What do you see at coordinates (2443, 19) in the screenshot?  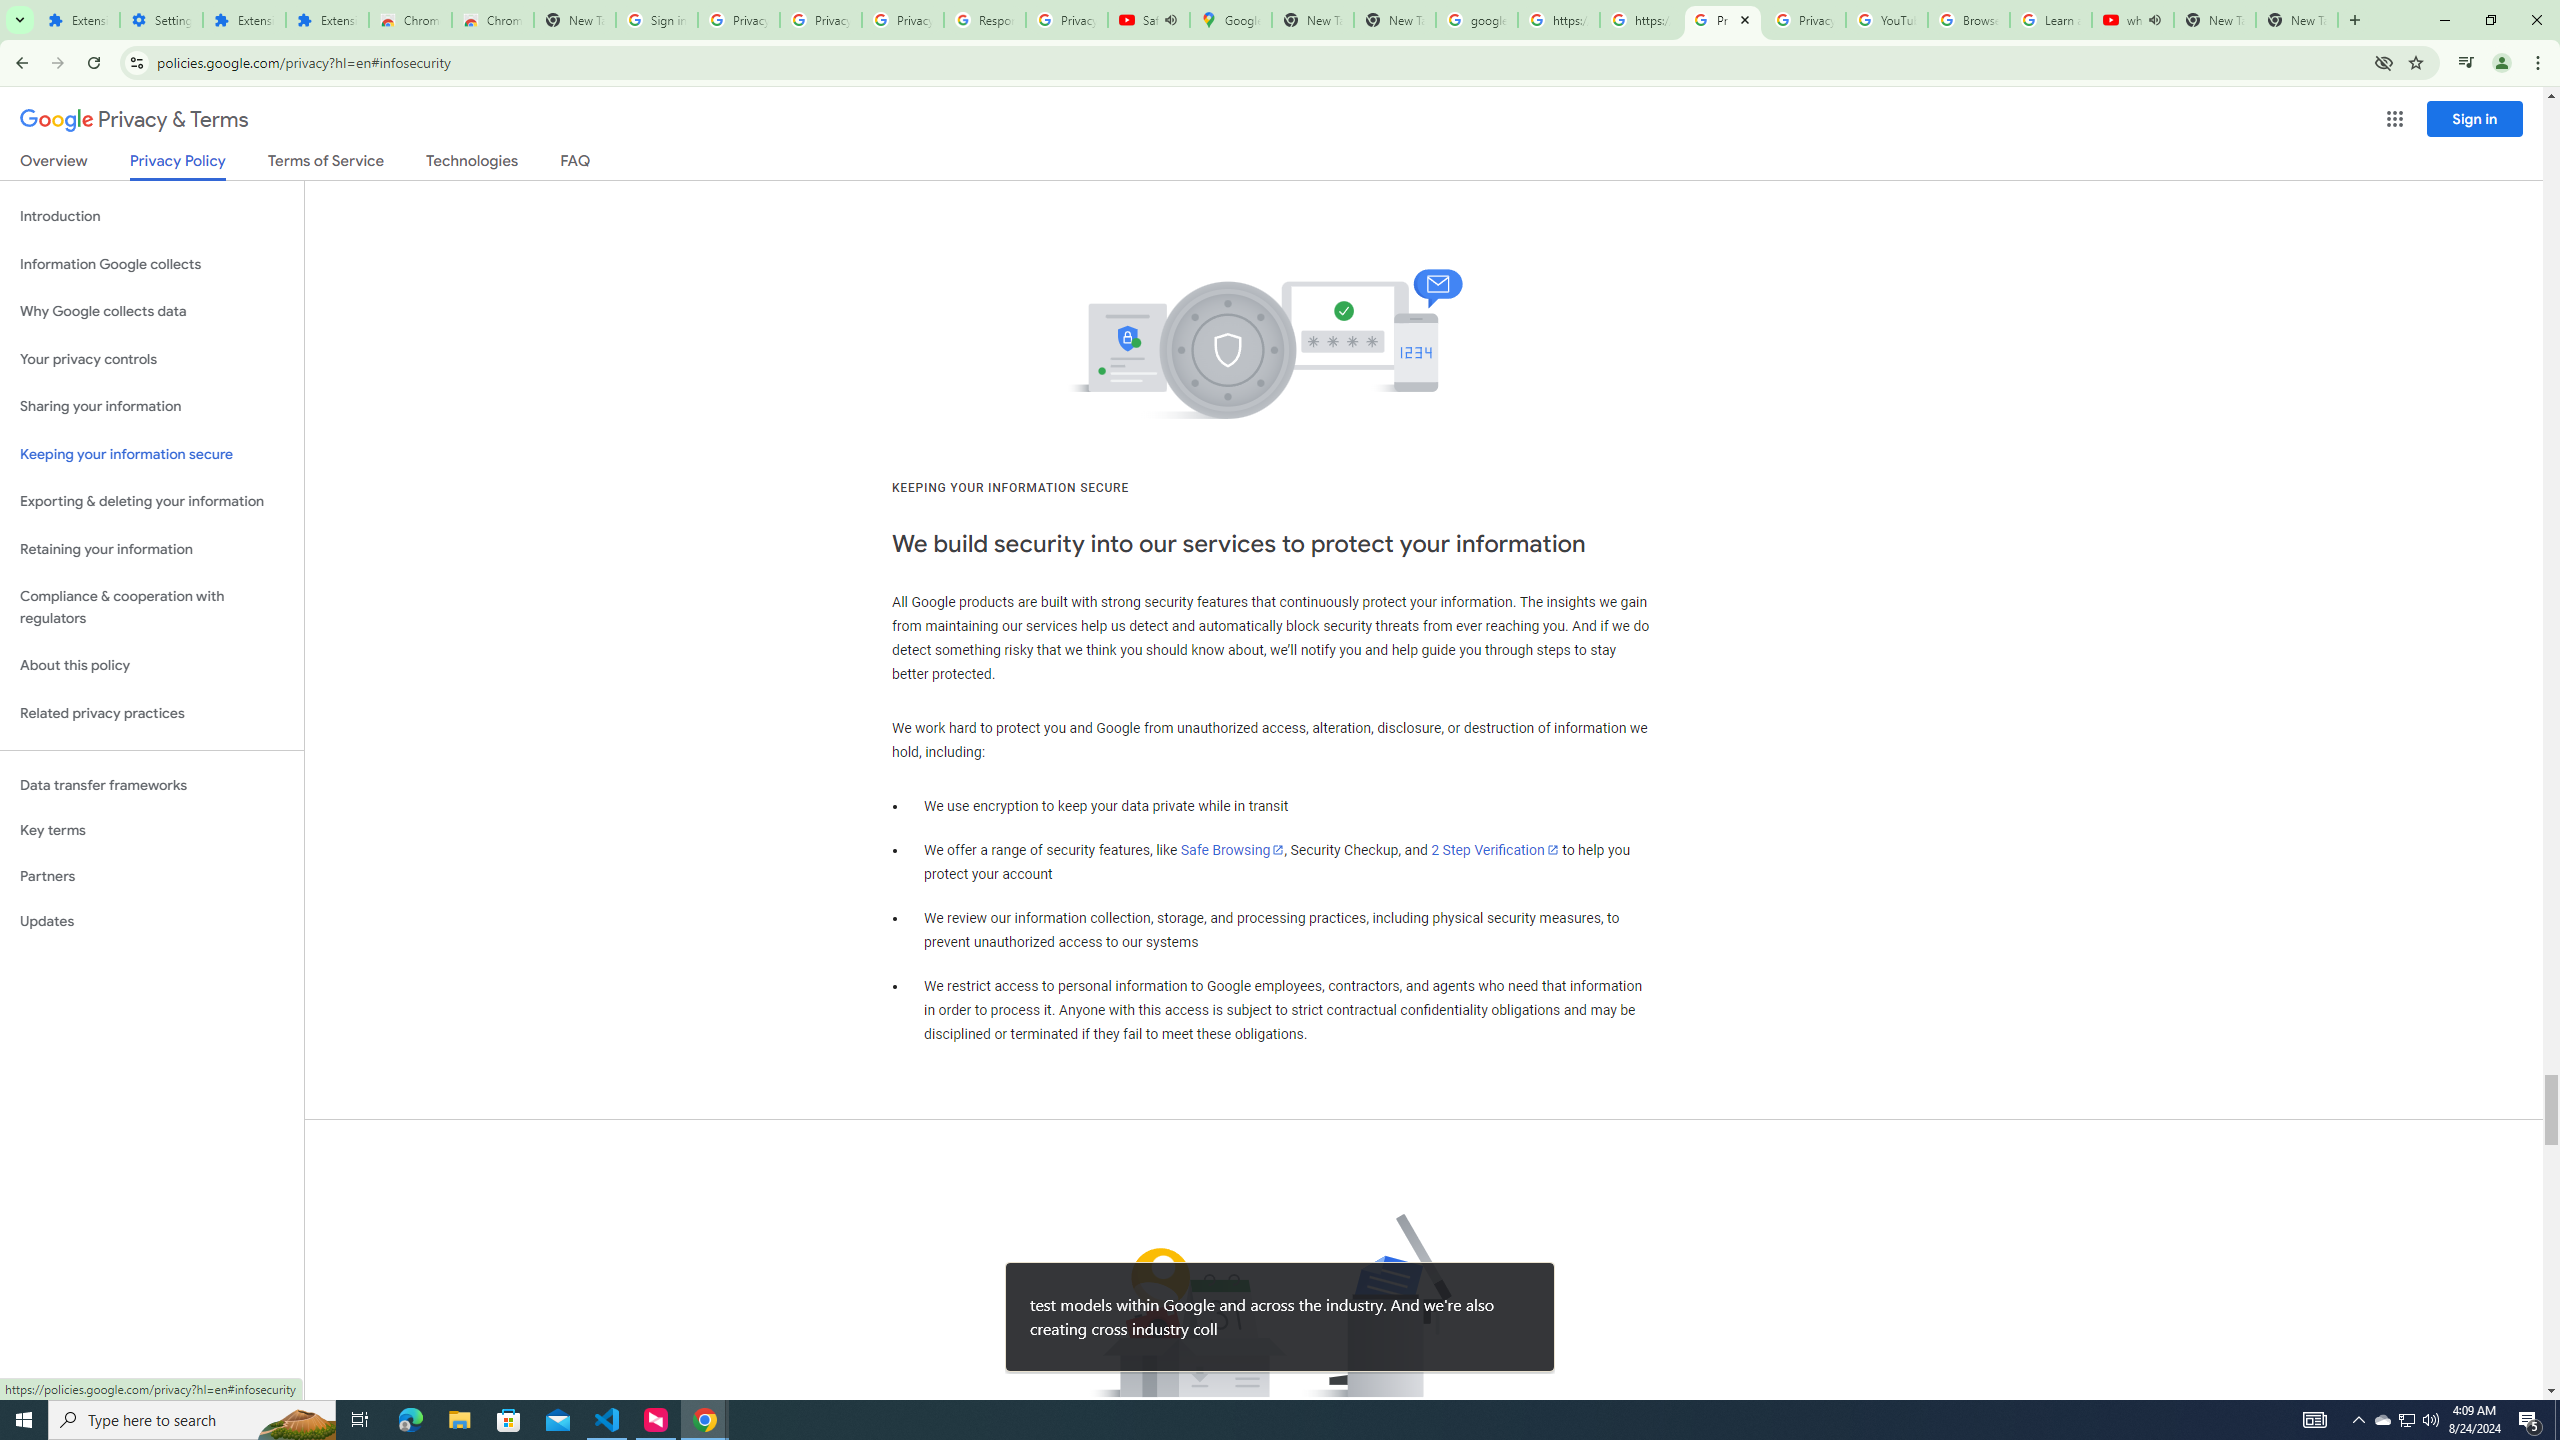 I see `'Minimize'` at bounding box center [2443, 19].